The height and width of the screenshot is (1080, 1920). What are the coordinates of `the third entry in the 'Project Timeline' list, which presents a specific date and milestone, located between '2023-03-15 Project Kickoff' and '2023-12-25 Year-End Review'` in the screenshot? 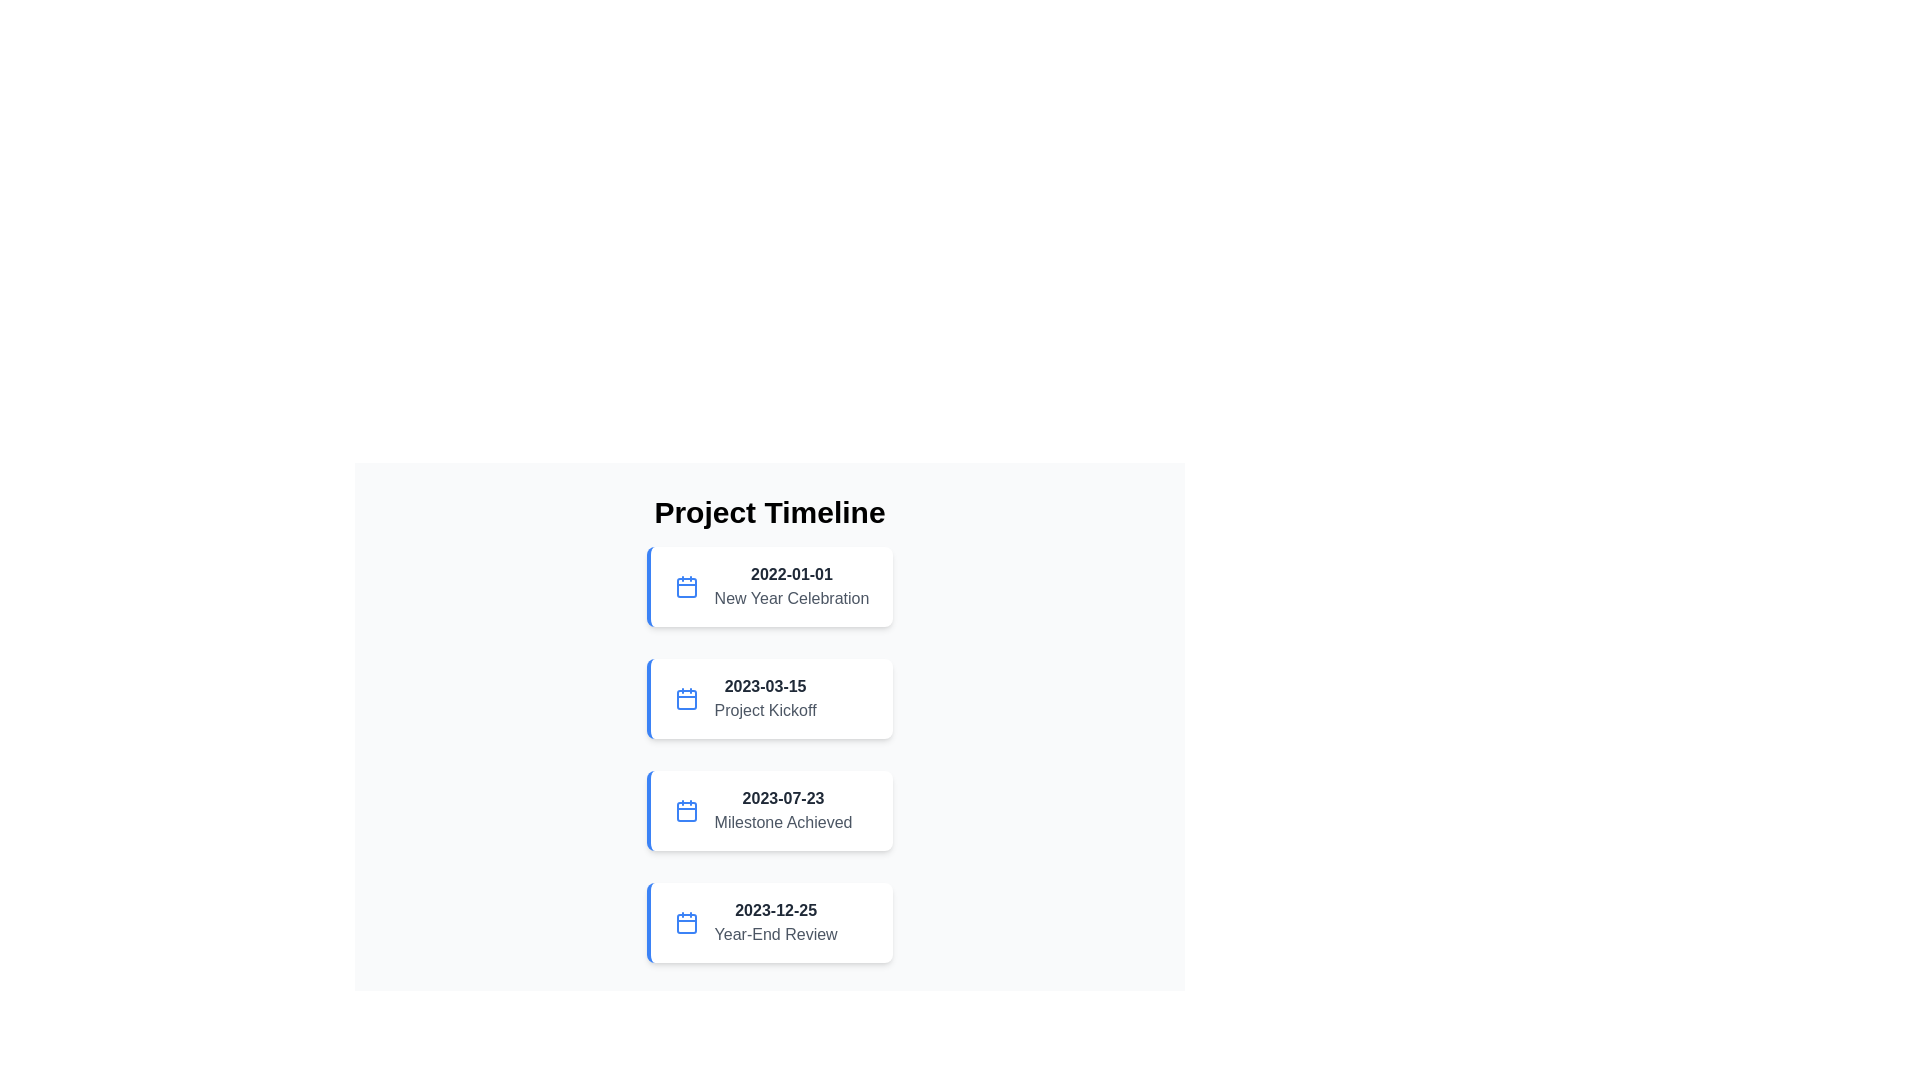 It's located at (782, 810).